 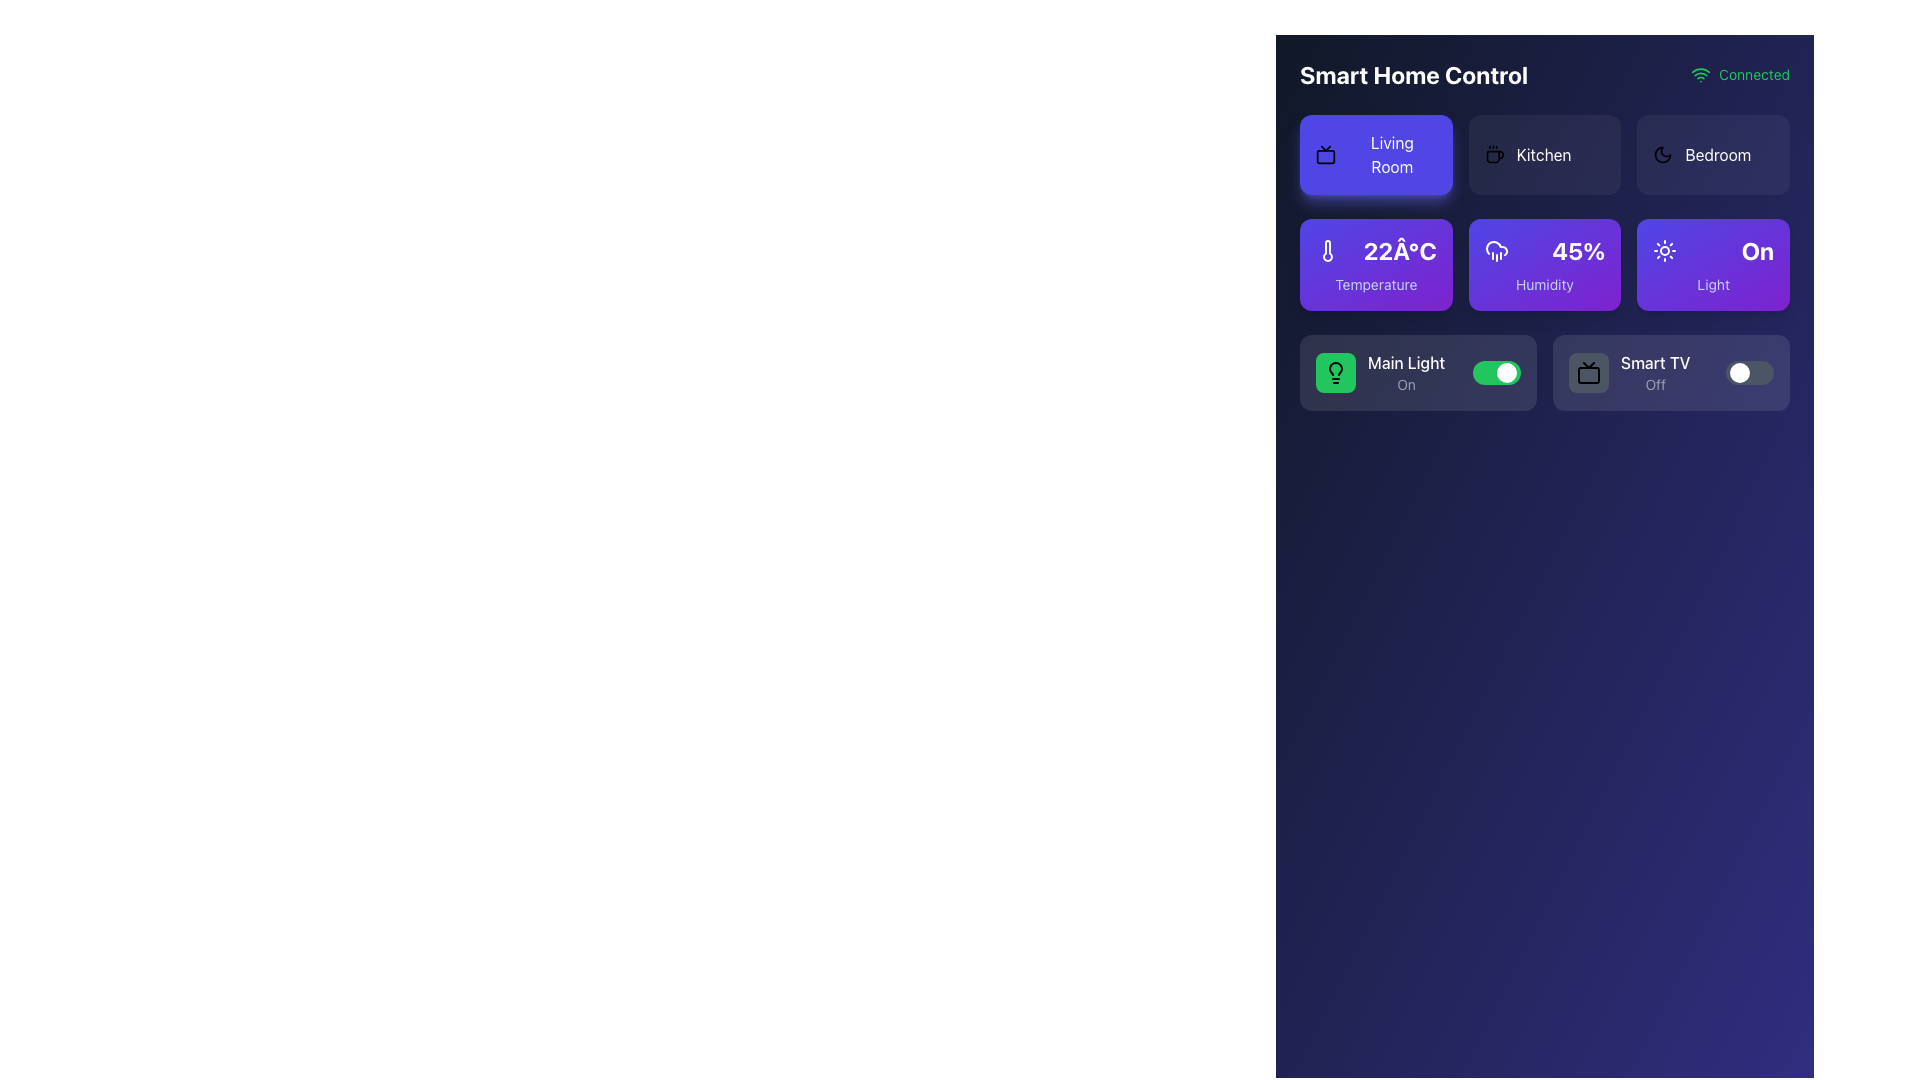 What do you see at coordinates (1391, 153) in the screenshot?
I see `the 'Living Room' button located at the top left of the grid layout under 'Smart Home Control'` at bounding box center [1391, 153].